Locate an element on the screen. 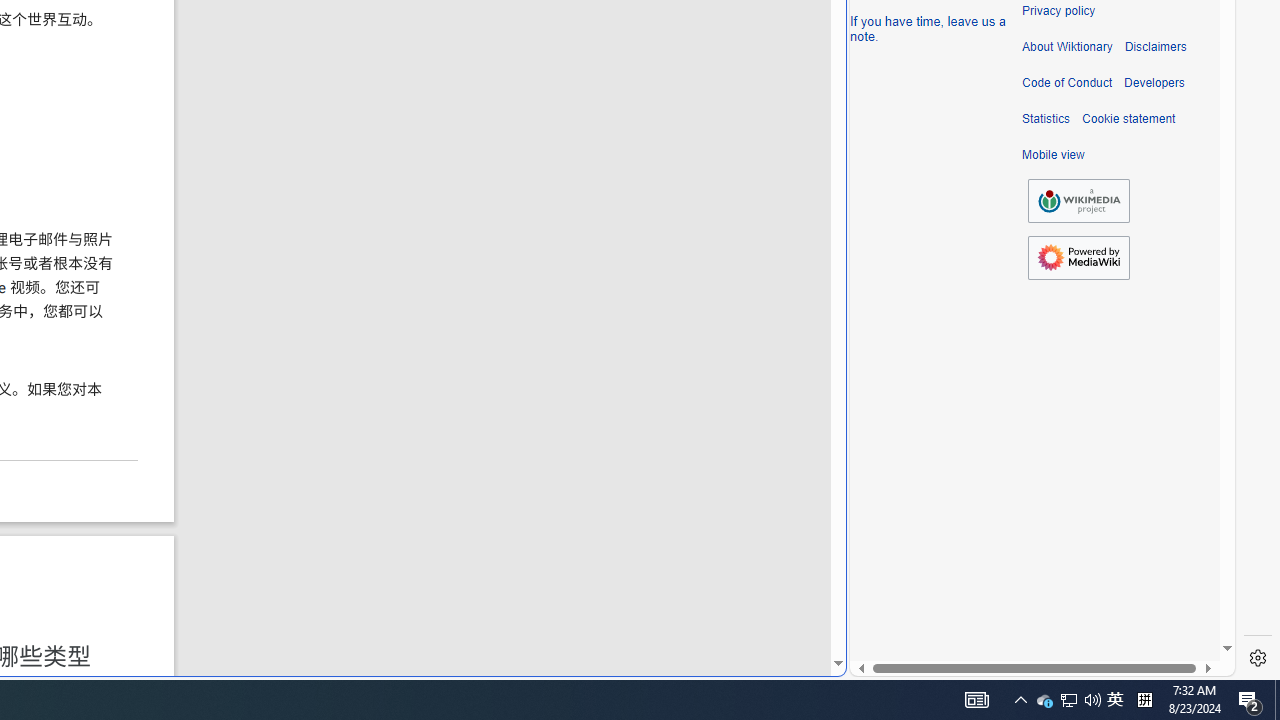 The width and height of the screenshot is (1280, 720). 'Disclaimers' is located at coordinates (1155, 46).